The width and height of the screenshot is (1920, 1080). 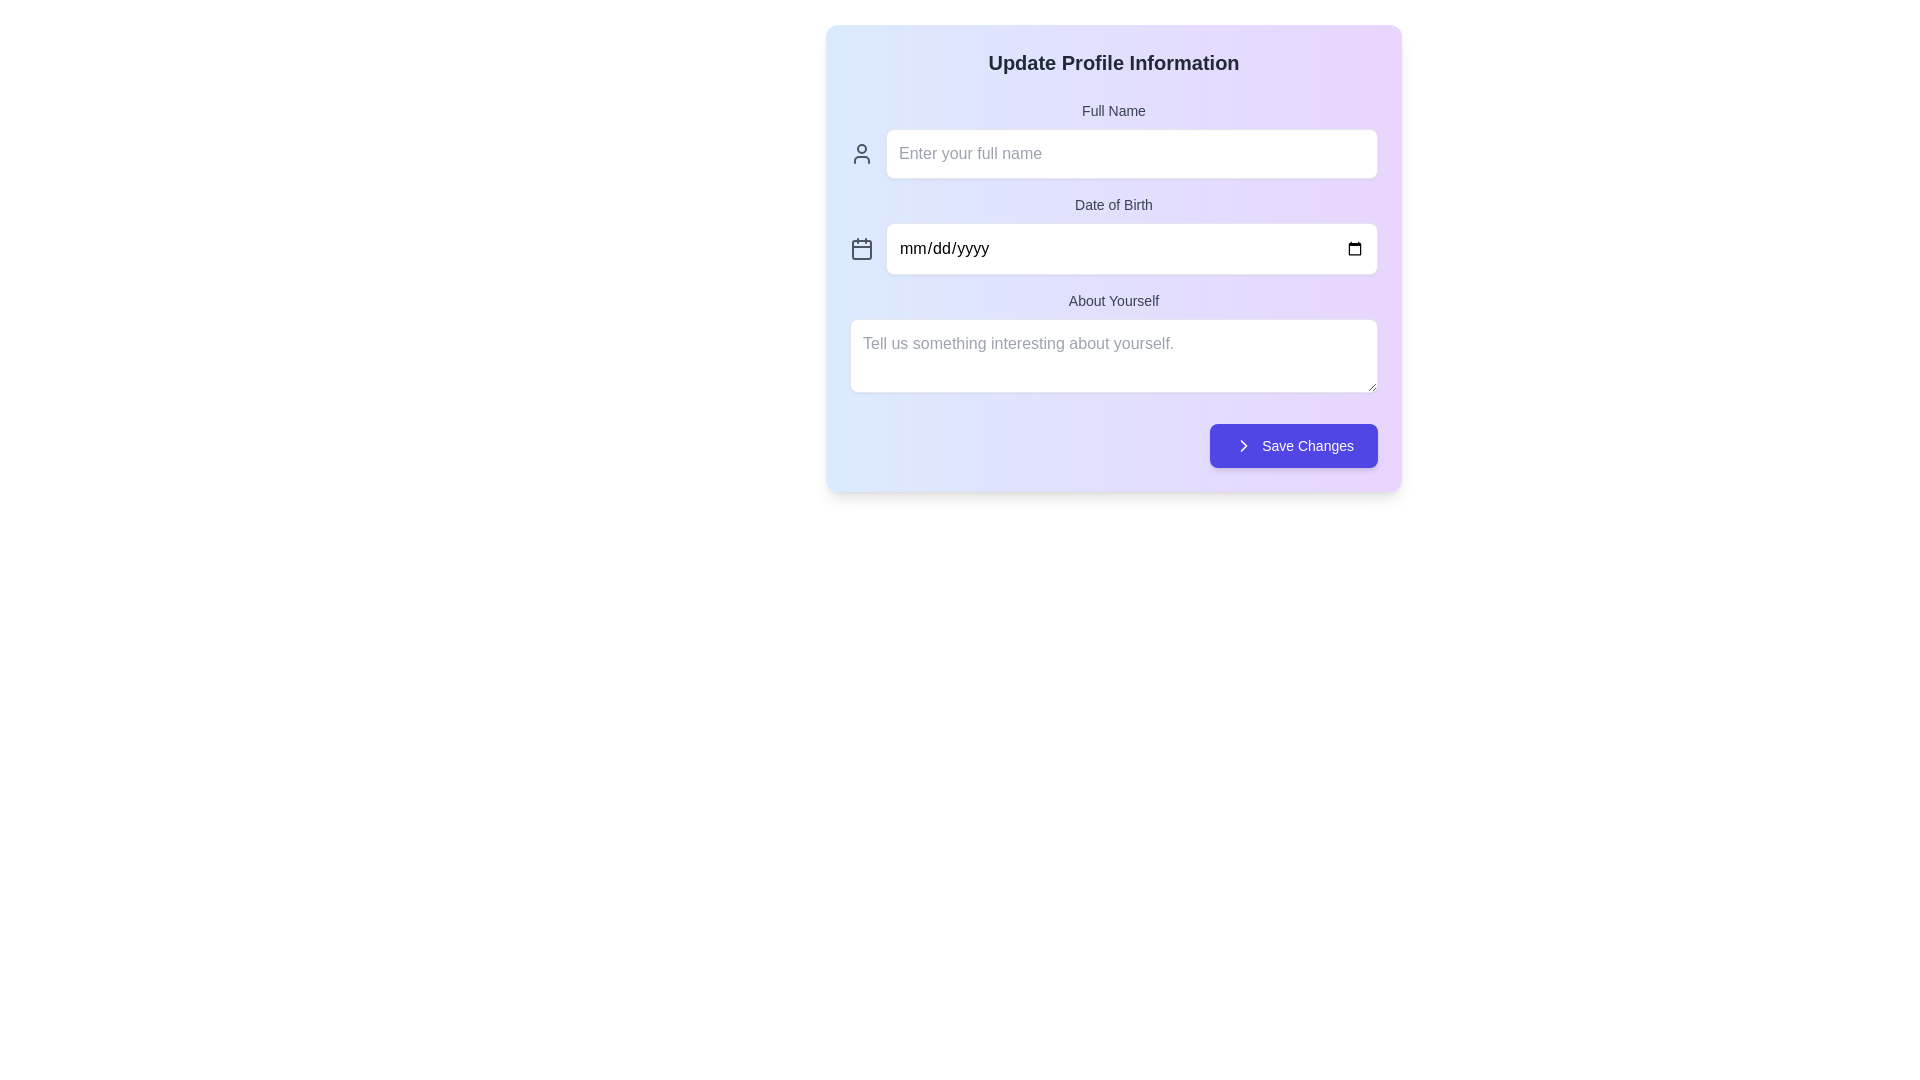 I want to click on the decorative icon within the 'Save Changes' button located at the bottom right corner of the dialog box containing the profile update form, so click(x=1243, y=445).